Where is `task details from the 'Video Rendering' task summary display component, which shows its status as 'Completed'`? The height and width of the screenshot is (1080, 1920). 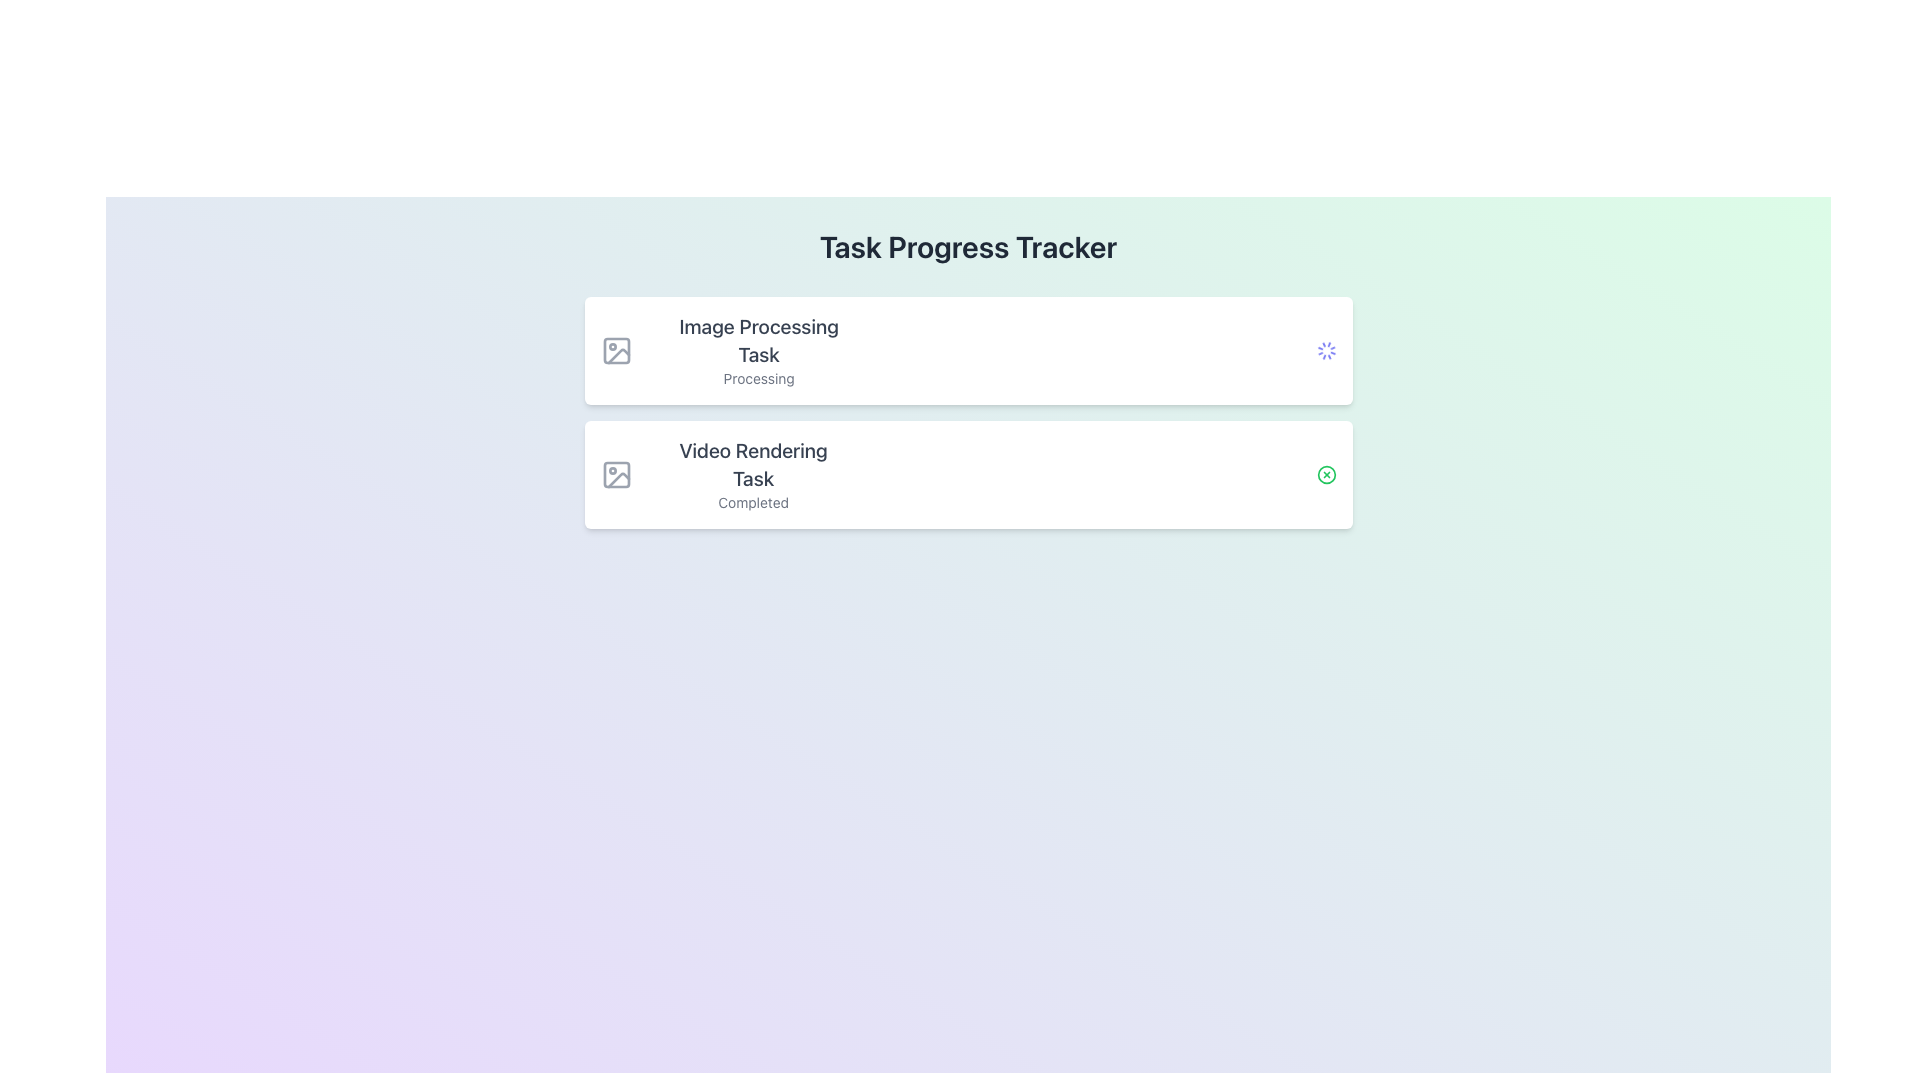 task details from the 'Video Rendering' task summary display component, which shows its status as 'Completed' is located at coordinates (720, 474).